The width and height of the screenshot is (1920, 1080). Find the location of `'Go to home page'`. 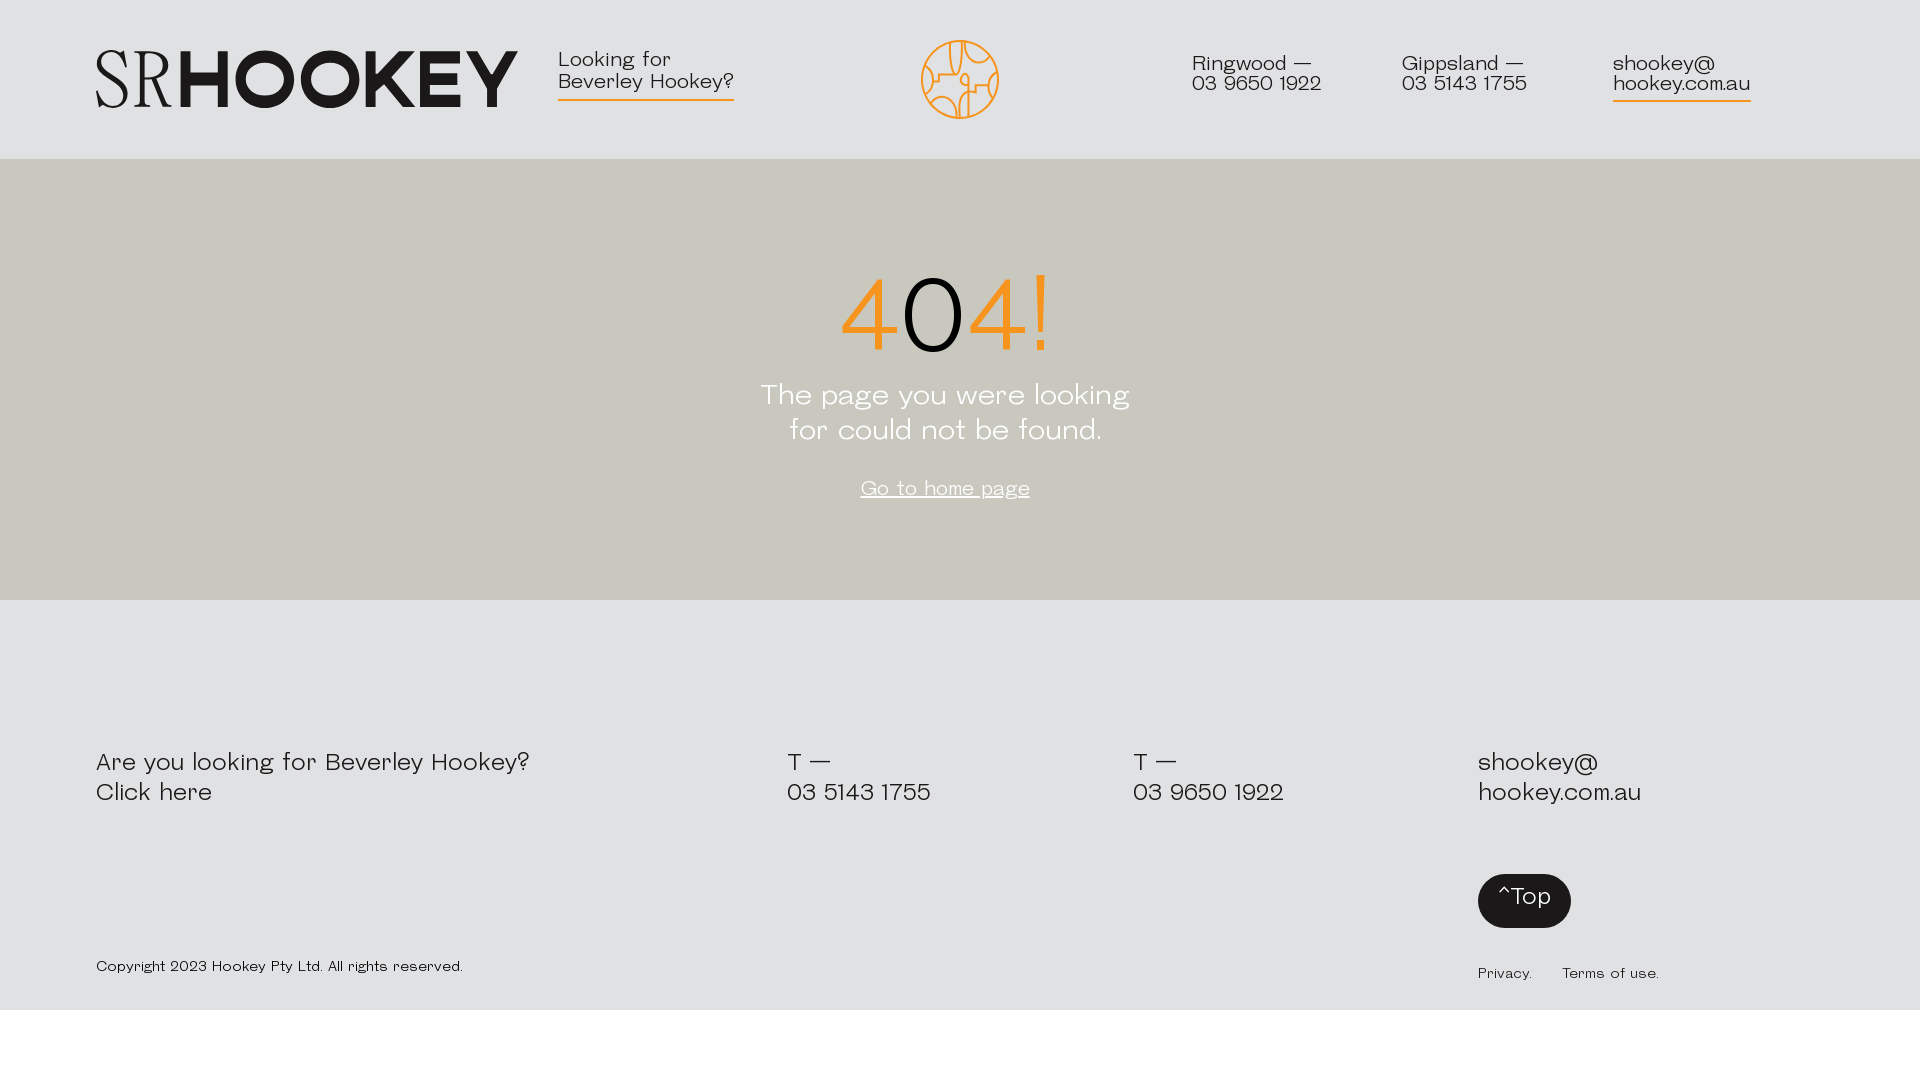

'Go to home page' is located at coordinates (944, 489).